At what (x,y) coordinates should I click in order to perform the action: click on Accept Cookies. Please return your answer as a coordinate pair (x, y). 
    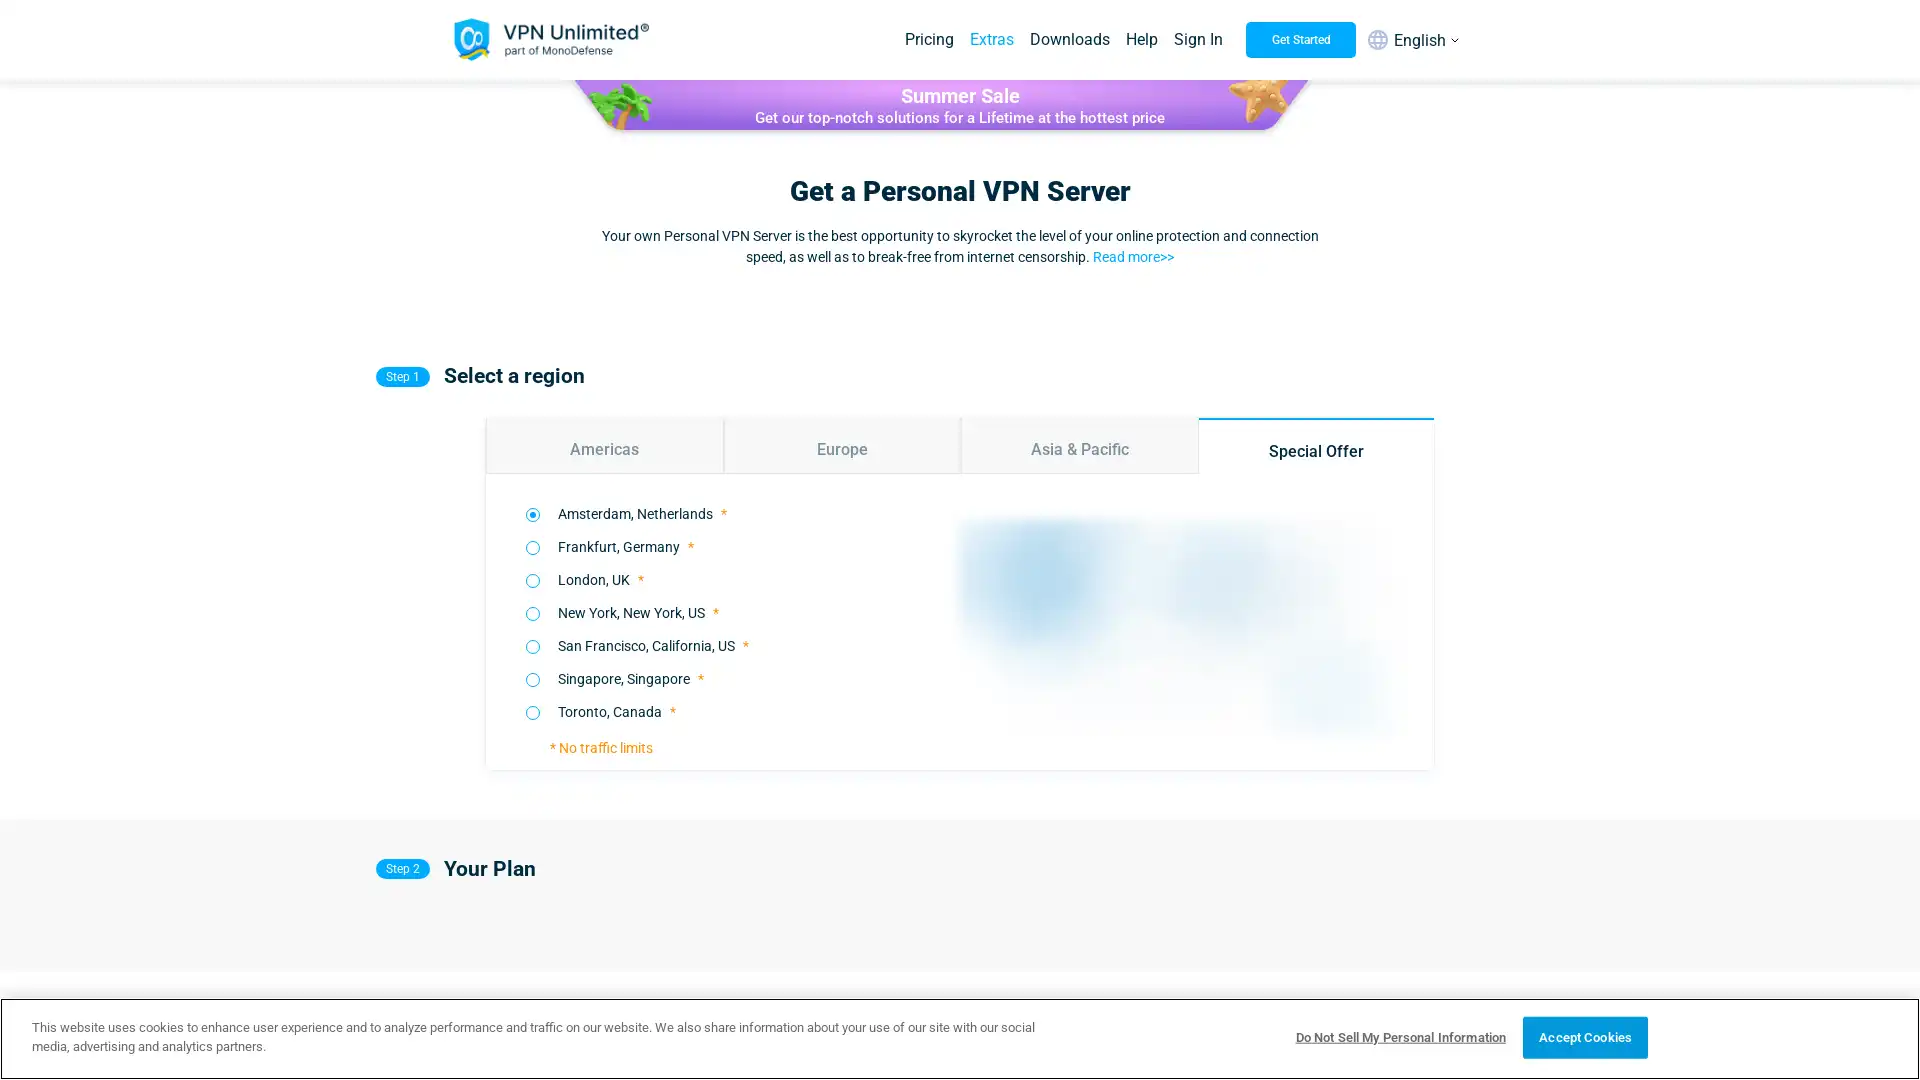
    Looking at the image, I should click on (1584, 1036).